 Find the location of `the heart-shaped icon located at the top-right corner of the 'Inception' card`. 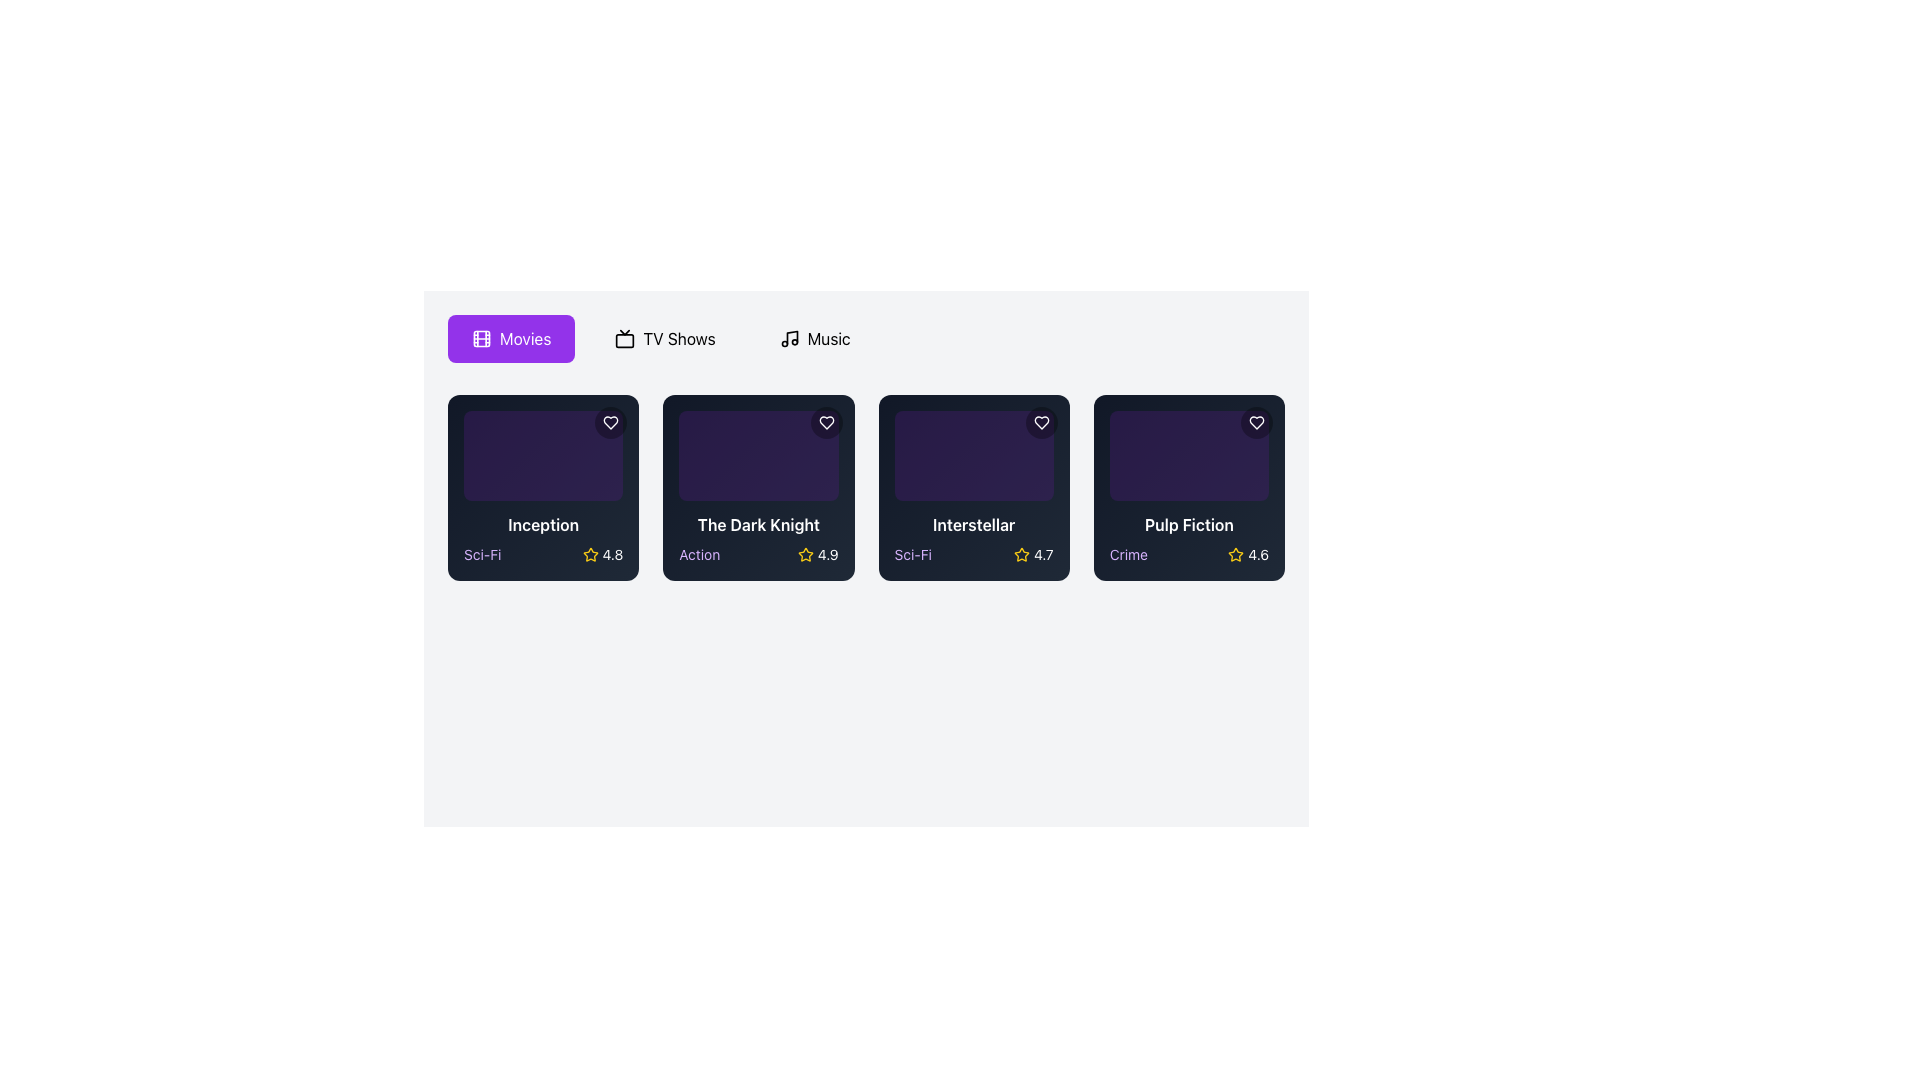

the heart-shaped icon located at the top-right corner of the 'Inception' card is located at coordinates (610, 422).